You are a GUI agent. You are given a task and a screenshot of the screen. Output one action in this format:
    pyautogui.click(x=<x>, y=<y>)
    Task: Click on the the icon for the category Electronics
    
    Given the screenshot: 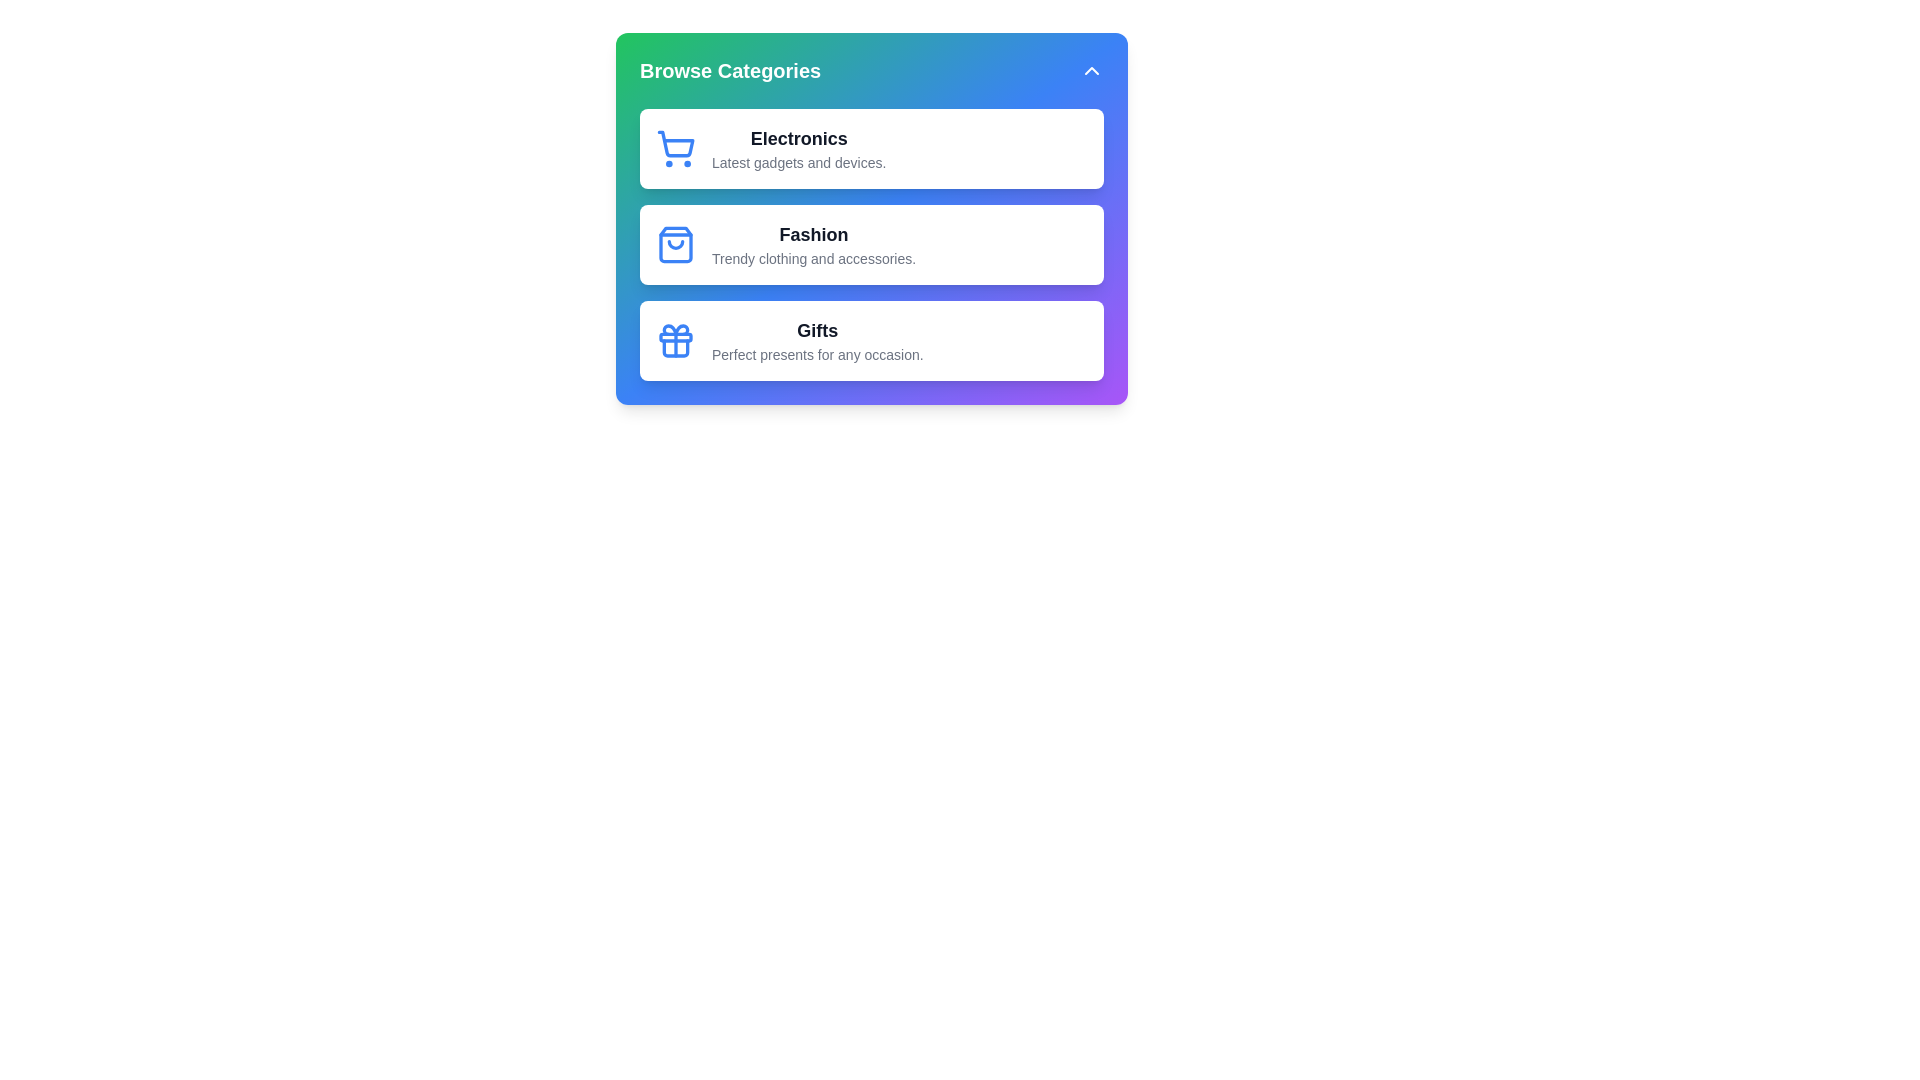 What is the action you would take?
    pyautogui.click(x=676, y=148)
    